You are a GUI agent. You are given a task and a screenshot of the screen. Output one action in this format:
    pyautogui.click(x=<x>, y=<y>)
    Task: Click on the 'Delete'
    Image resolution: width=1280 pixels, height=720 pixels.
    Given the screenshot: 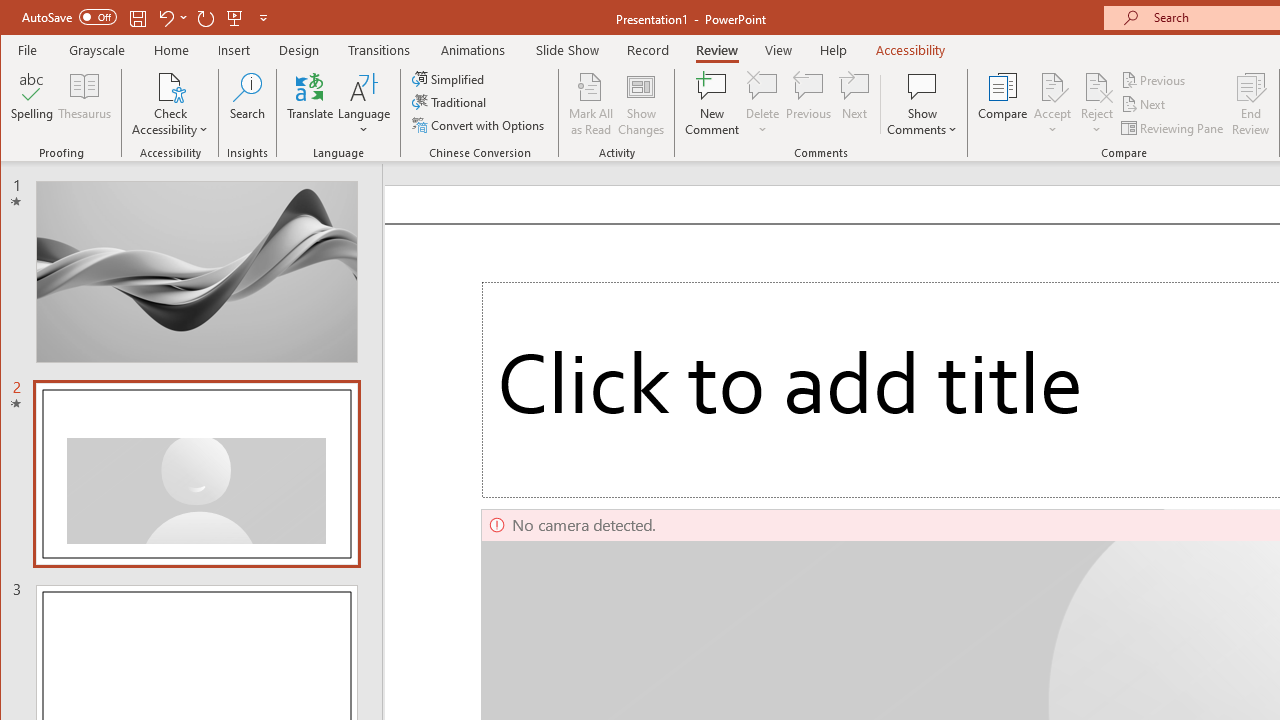 What is the action you would take?
    pyautogui.click(x=761, y=85)
    